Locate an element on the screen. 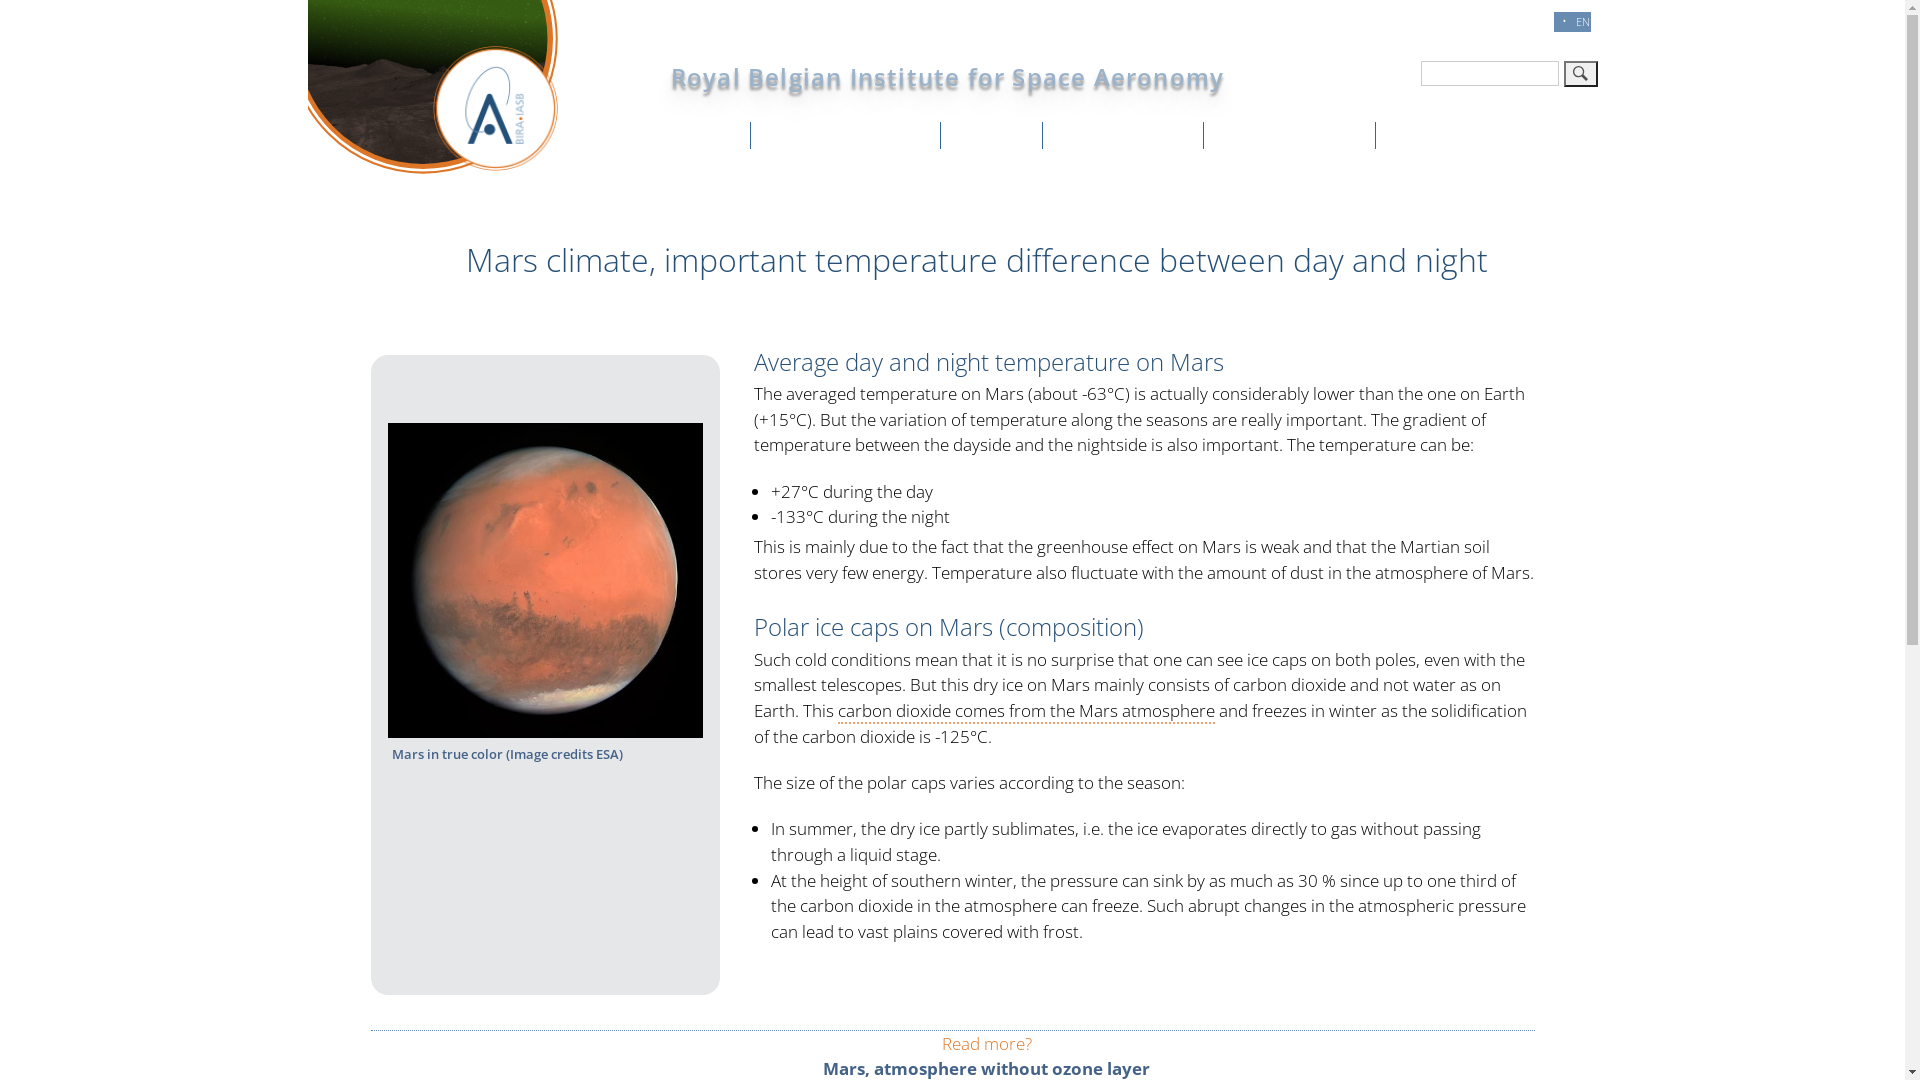 The width and height of the screenshot is (1920, 1080). 'FR' is located at coordinates (1539, 21).